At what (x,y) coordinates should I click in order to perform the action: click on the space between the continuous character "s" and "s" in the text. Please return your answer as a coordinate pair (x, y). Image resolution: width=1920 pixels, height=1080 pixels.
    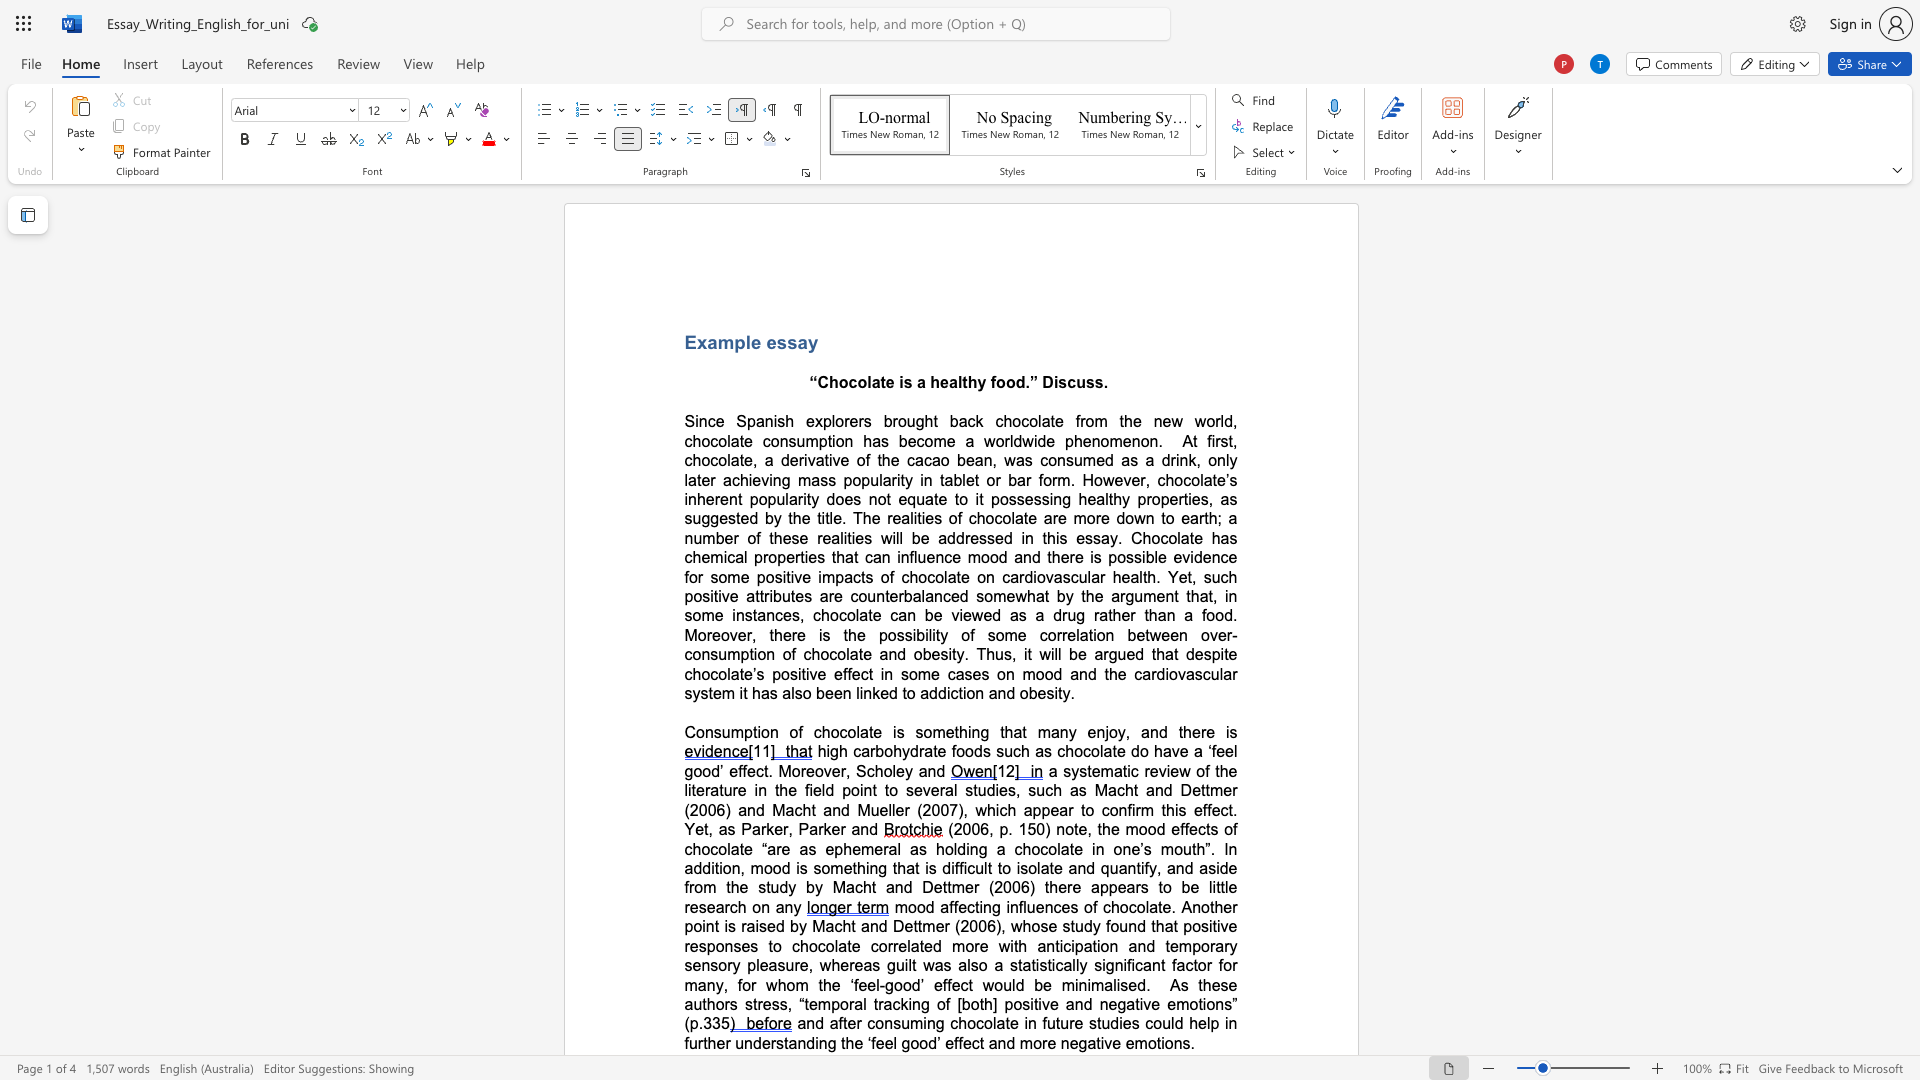
    Looking at the image, I should click on (1093, 382).